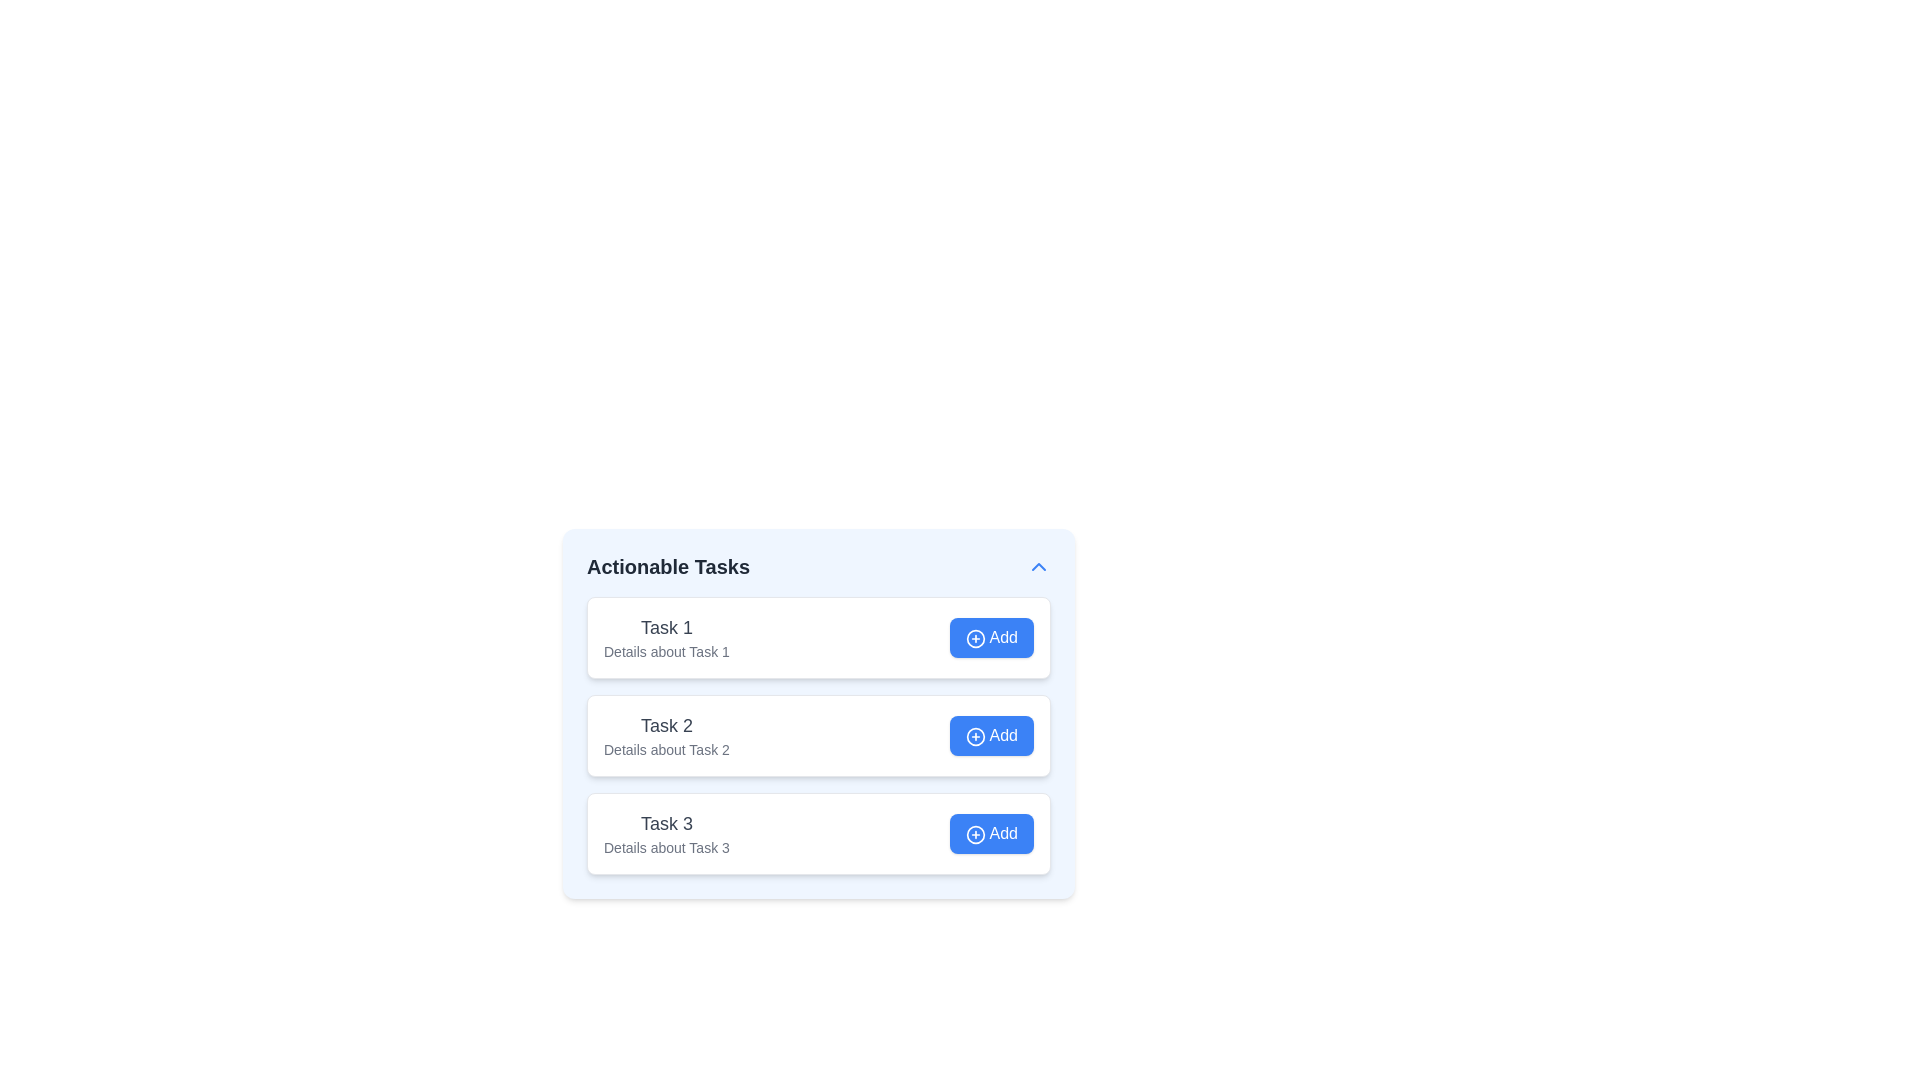 The height and width of the screenshot is (1080, 1920). Describe the element at coordinates (819, 736) in the screenshot. I see `details of the task labeled 'Task 2' within the blue-bordered card titled 'Actionable Tasks', located near the center-right of the interface` at that location.